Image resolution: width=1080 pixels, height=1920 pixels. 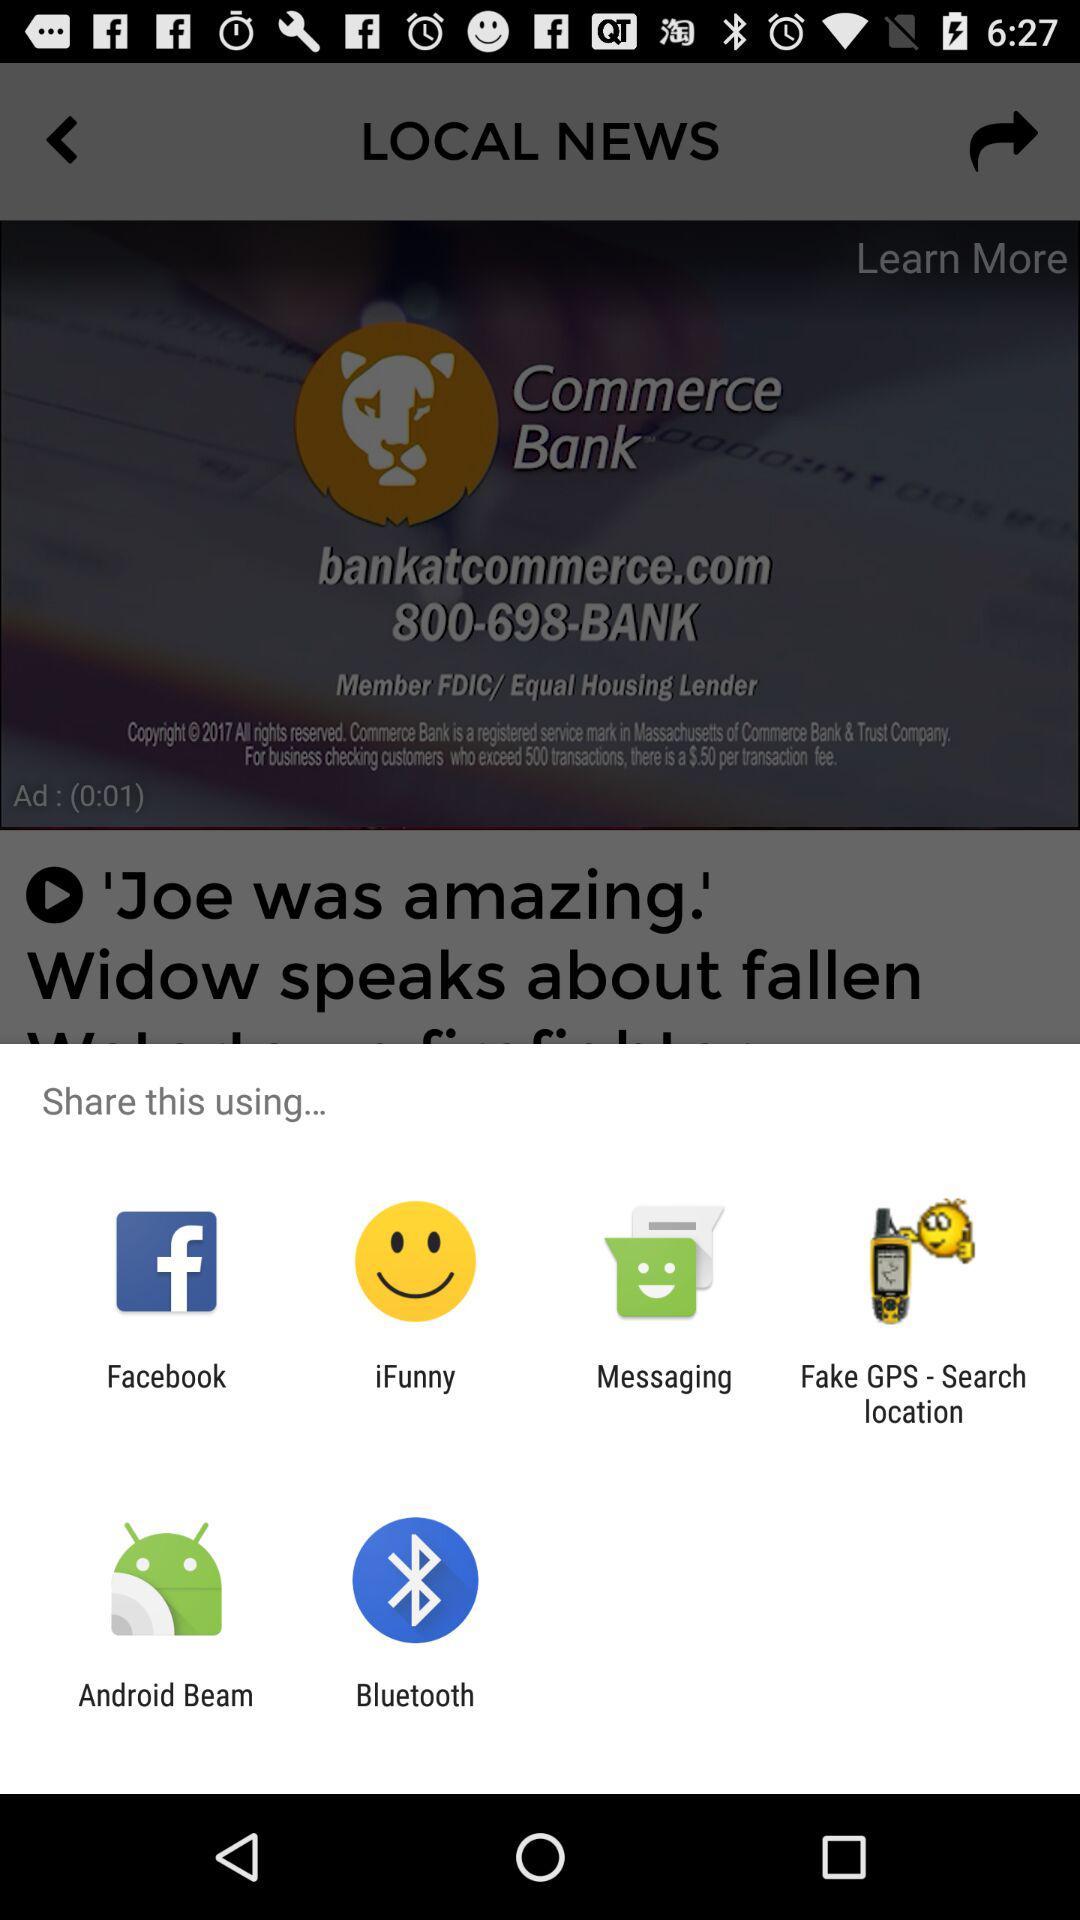 I want to click on app to the left of the bluetooth app, so click(x=165, y=1711).